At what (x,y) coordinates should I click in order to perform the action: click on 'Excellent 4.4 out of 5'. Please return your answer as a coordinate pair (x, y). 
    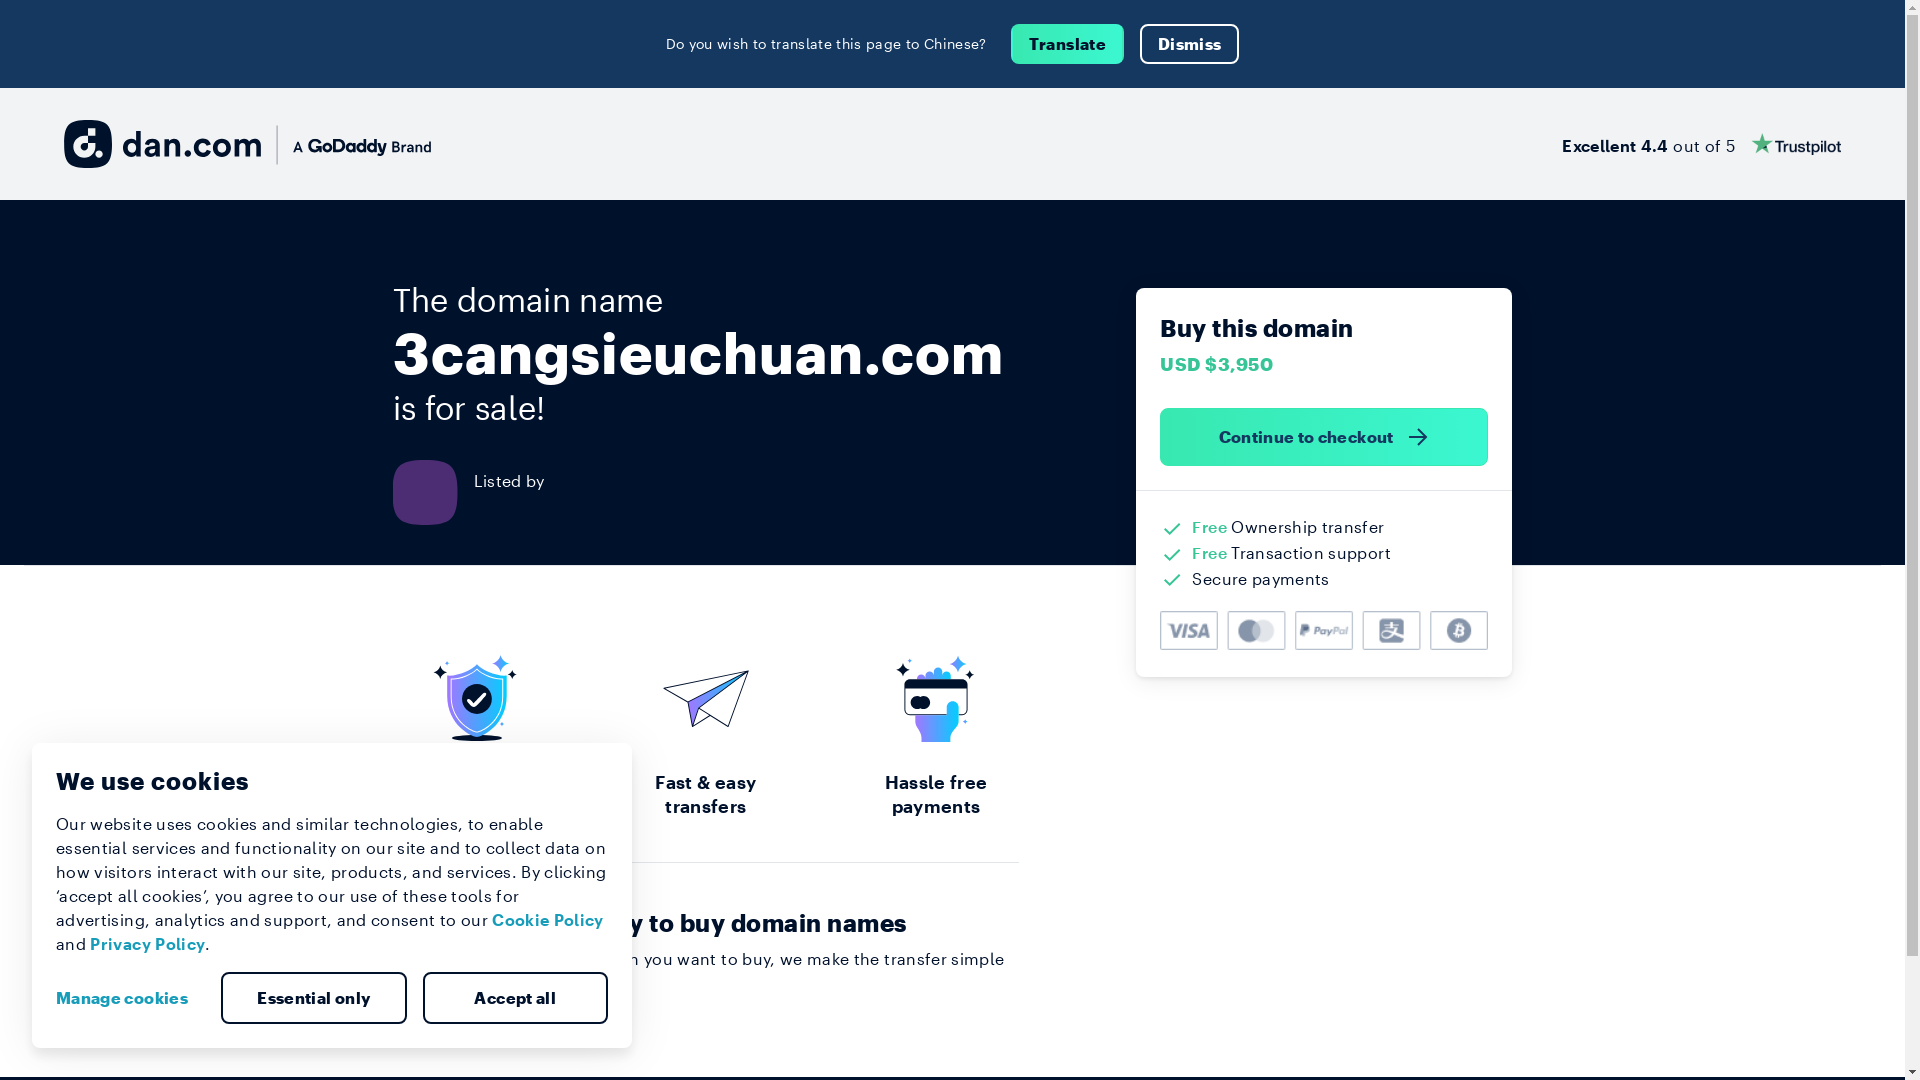
    Looking at the image, I should click on (1560, 142).